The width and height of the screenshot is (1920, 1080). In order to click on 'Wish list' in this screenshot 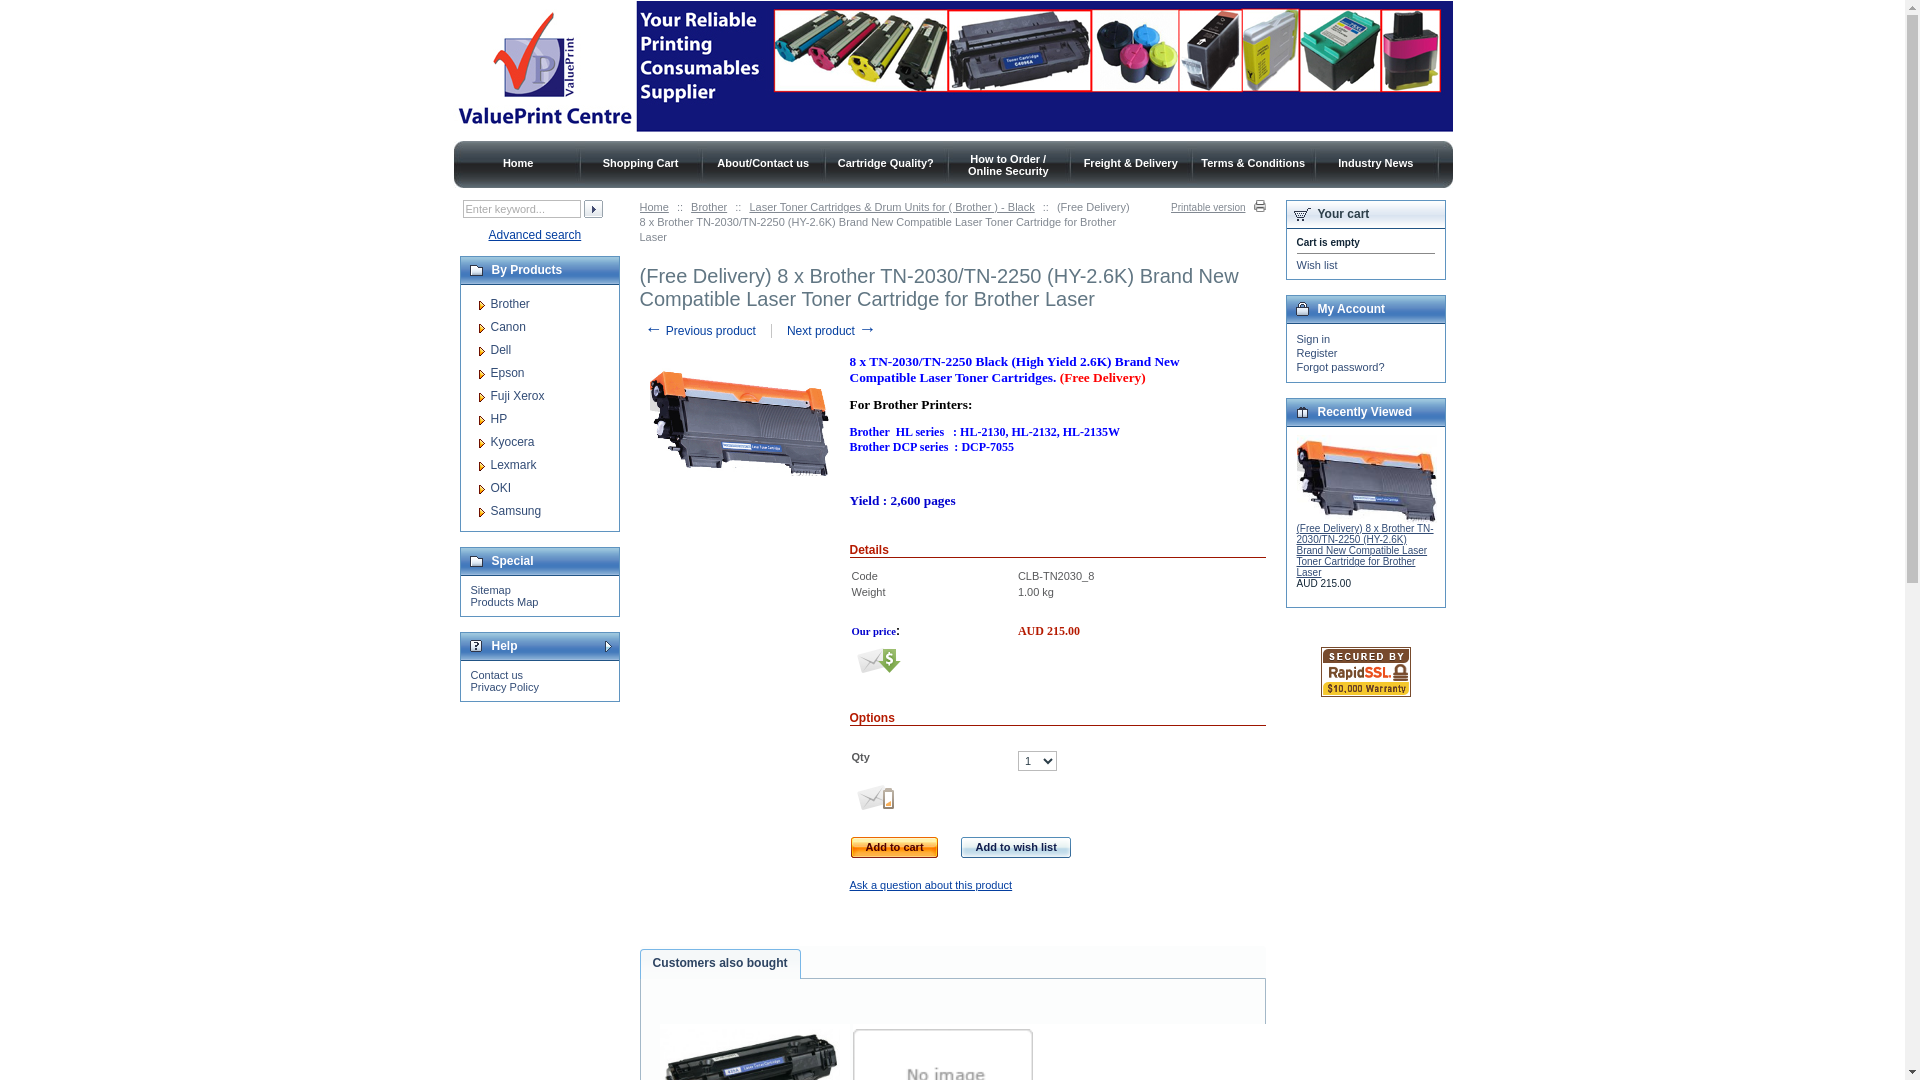, I will do `click(1296, 264)`.